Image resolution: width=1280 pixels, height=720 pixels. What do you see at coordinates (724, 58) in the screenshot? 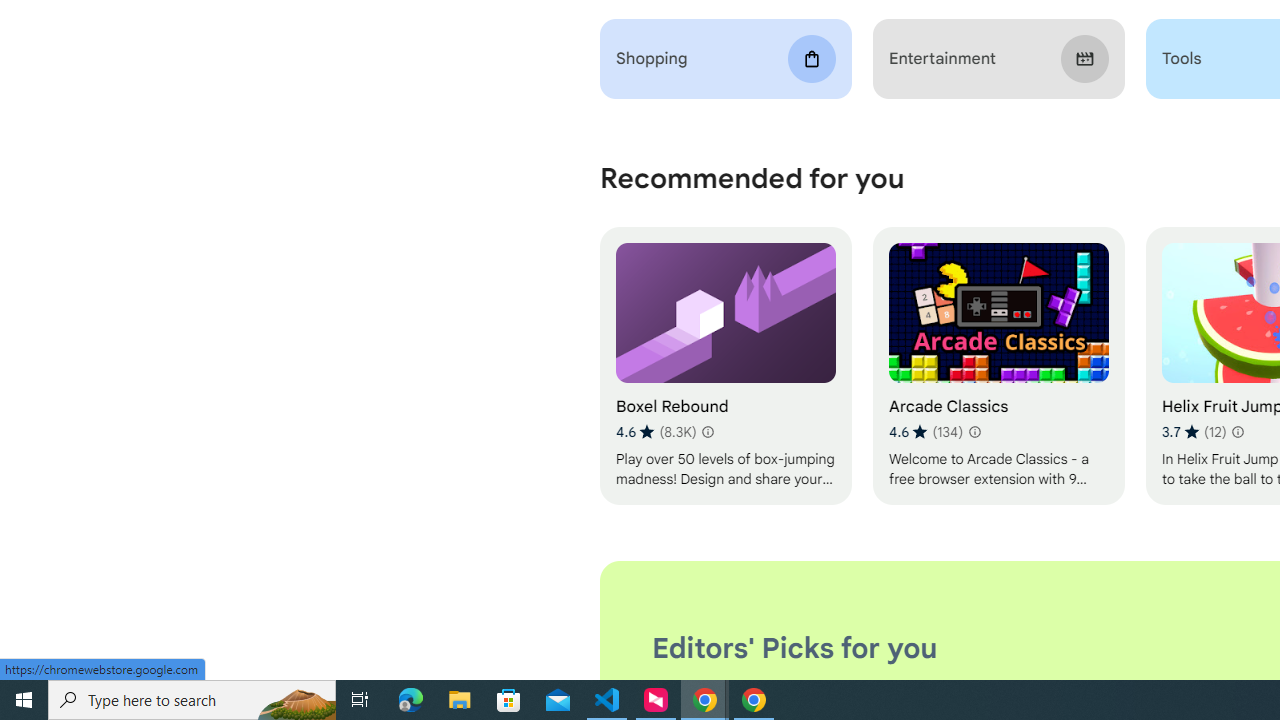
I see `'Shopping'` at bounding box center [724, 58].